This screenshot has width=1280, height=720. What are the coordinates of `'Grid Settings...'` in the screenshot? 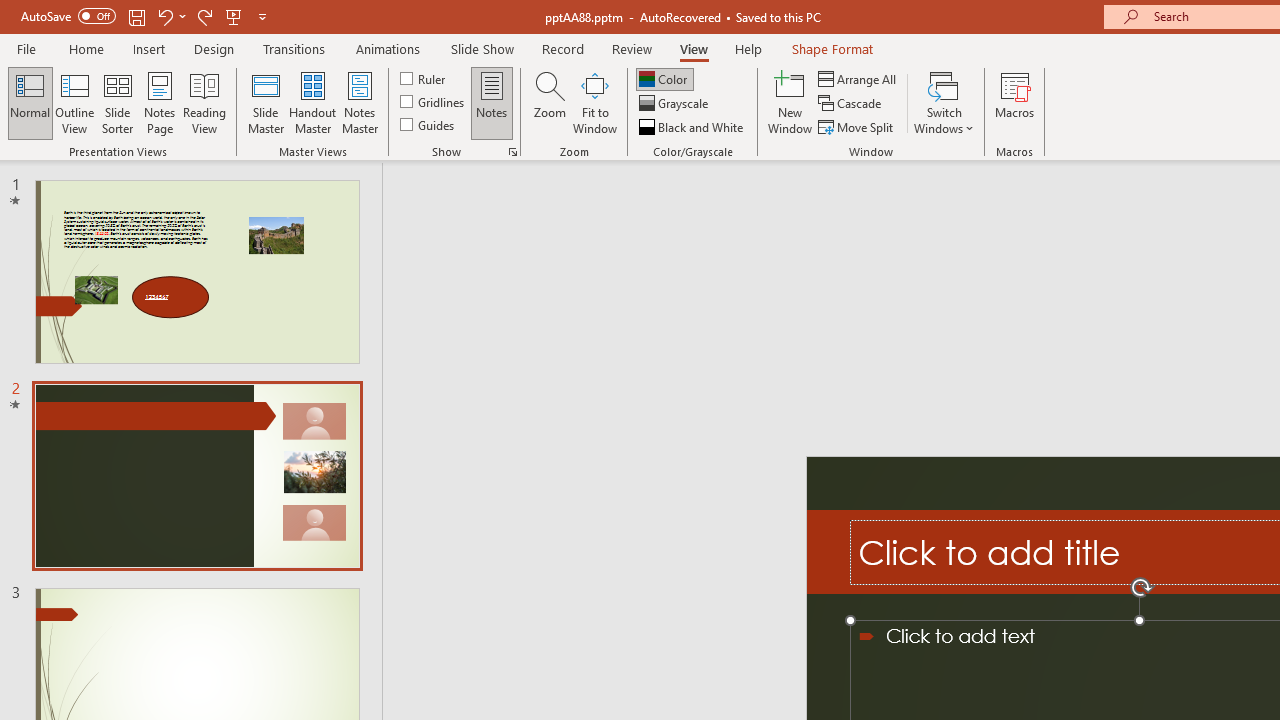 It's located at (513, 150).